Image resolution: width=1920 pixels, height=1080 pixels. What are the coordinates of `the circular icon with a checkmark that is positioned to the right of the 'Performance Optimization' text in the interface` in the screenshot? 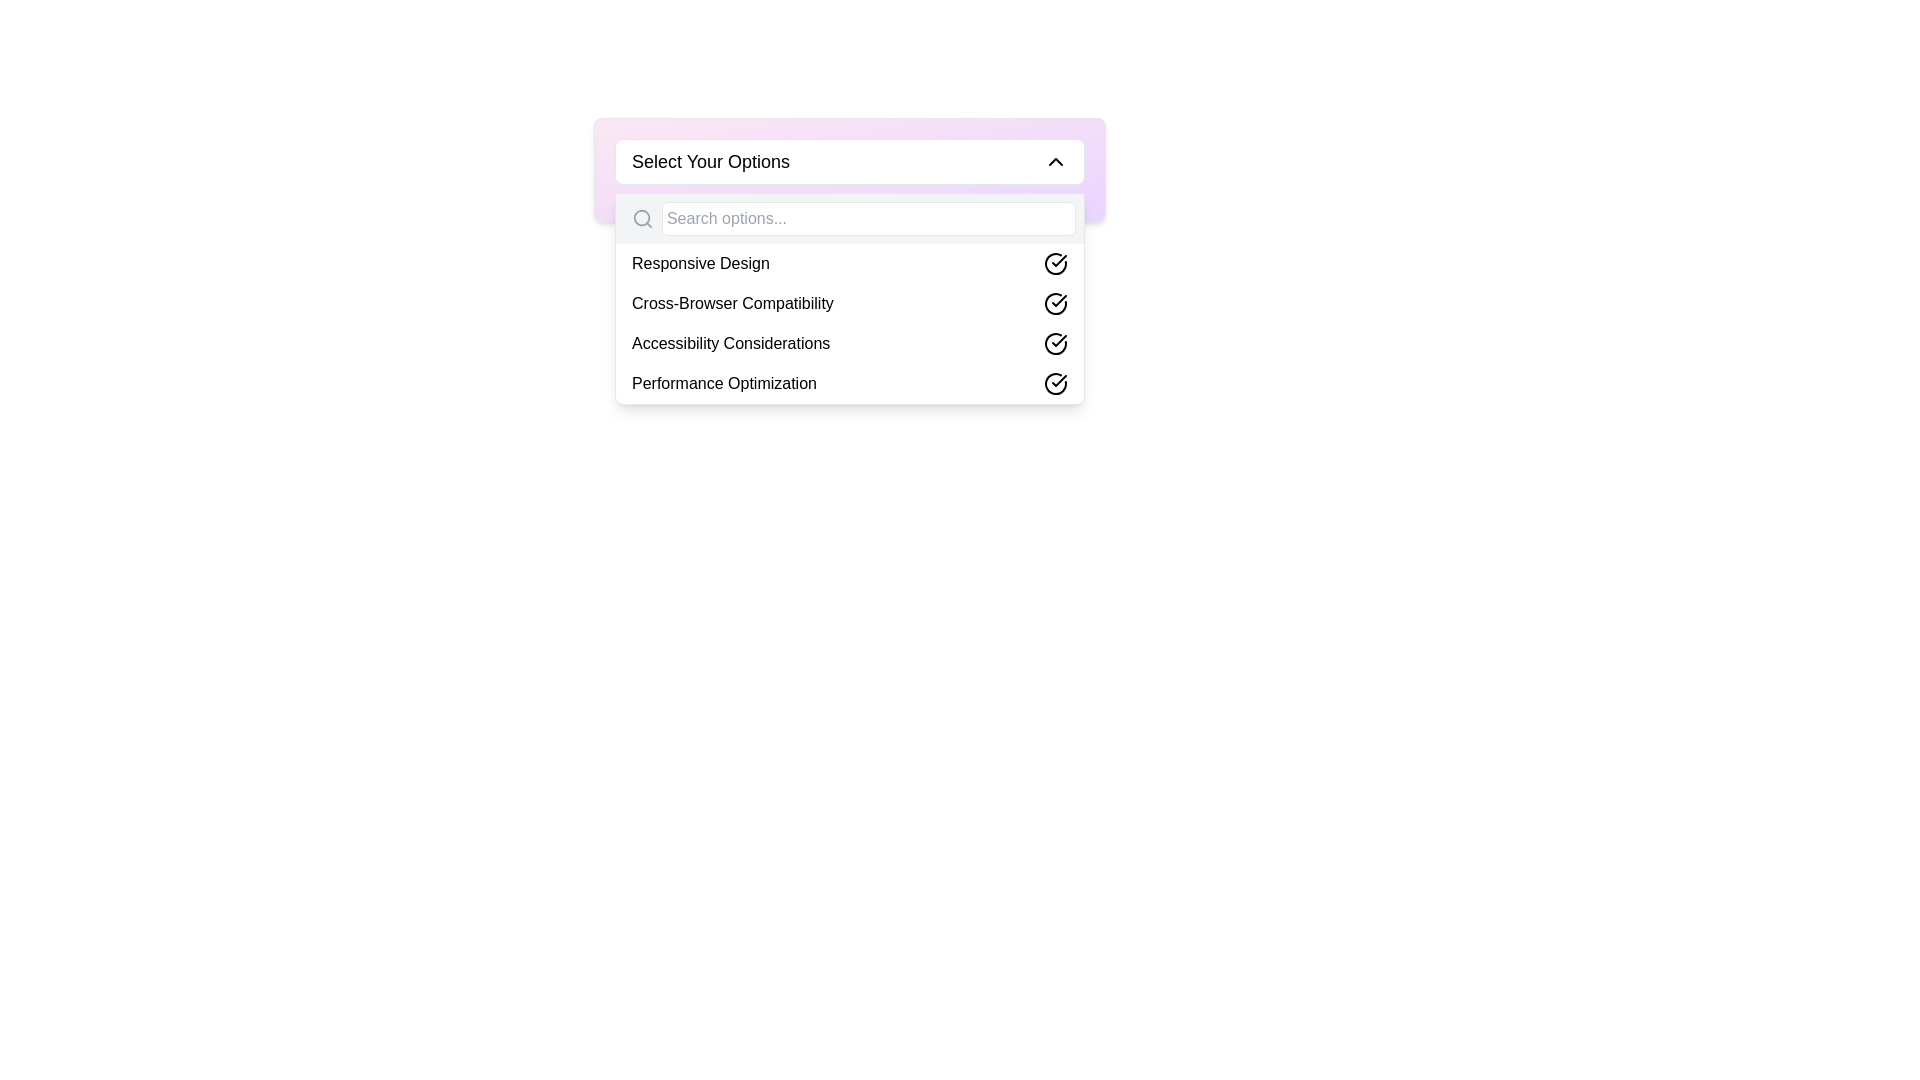 It's located at (1055, 384).